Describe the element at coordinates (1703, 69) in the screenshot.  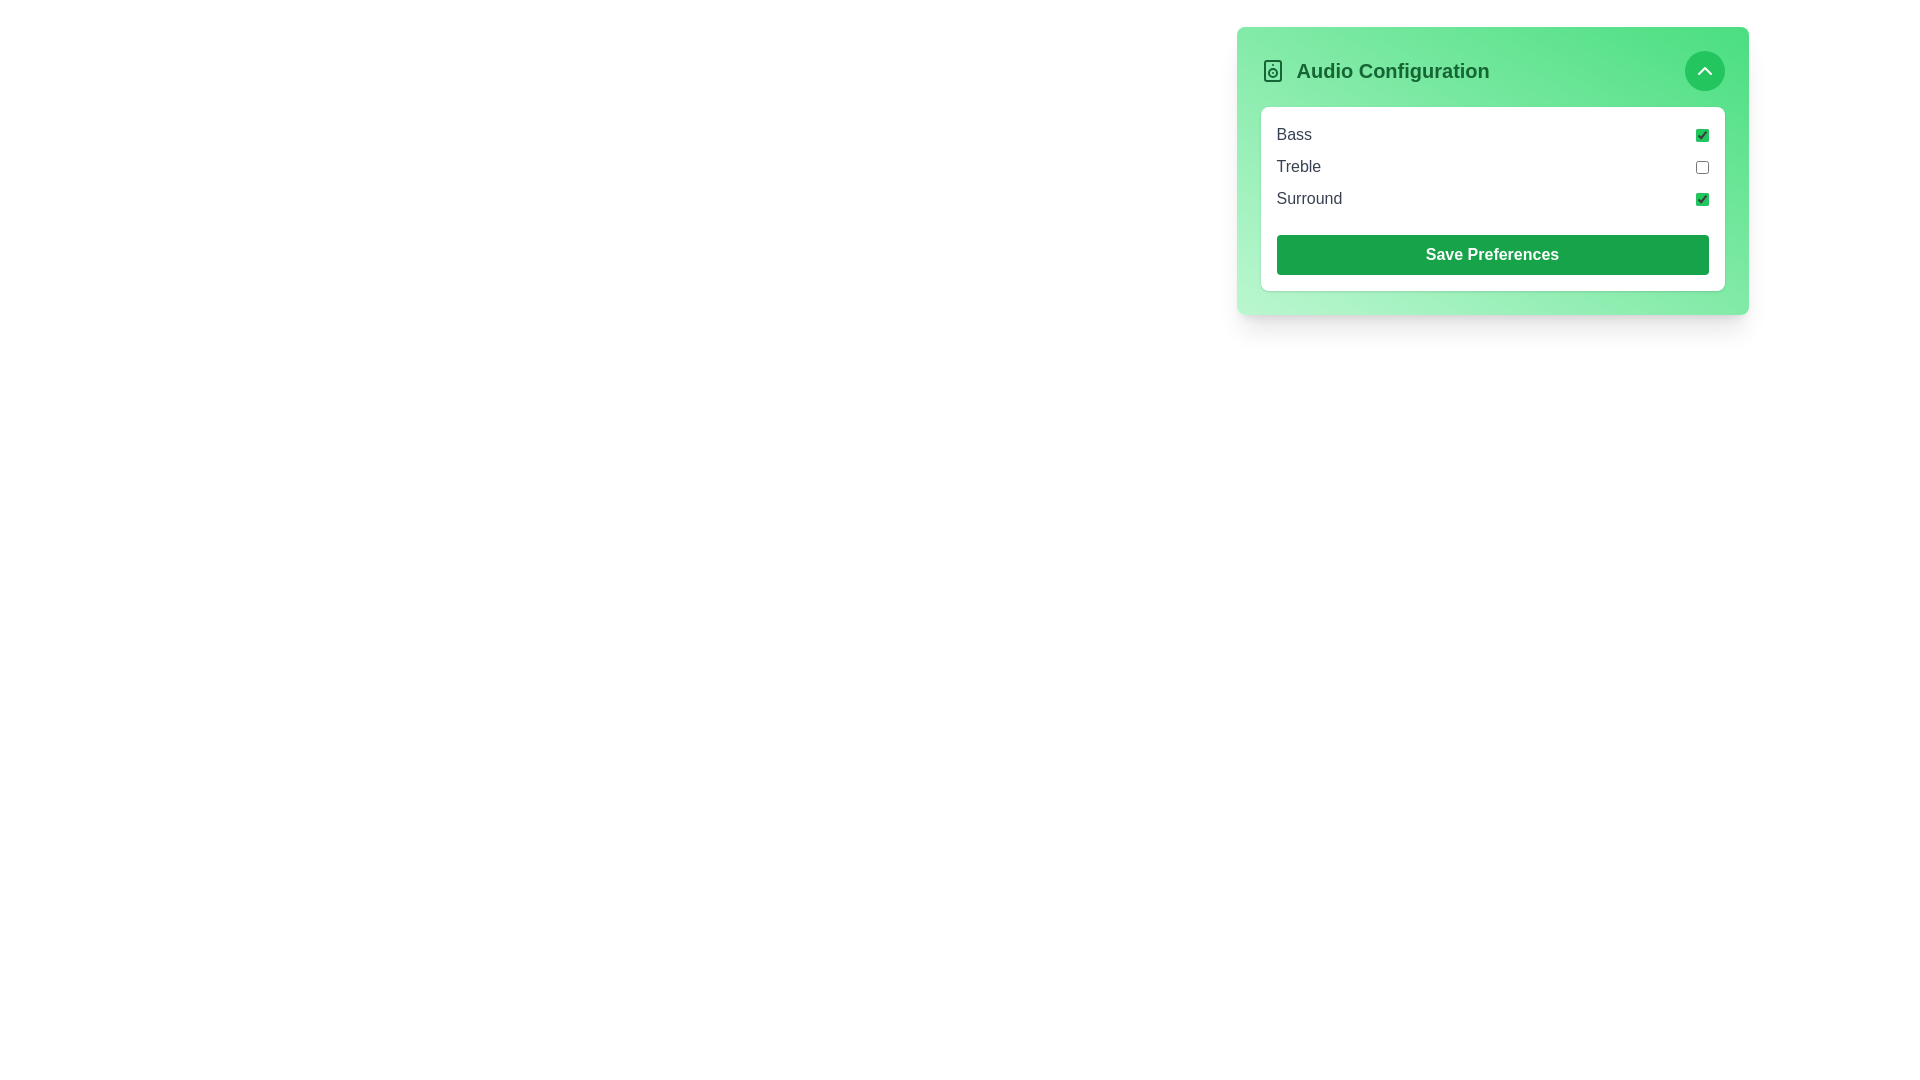
I see `the toggle icon located at the top-right corner of the rounded green button in the 'Audio Configuration' panel` at that location.